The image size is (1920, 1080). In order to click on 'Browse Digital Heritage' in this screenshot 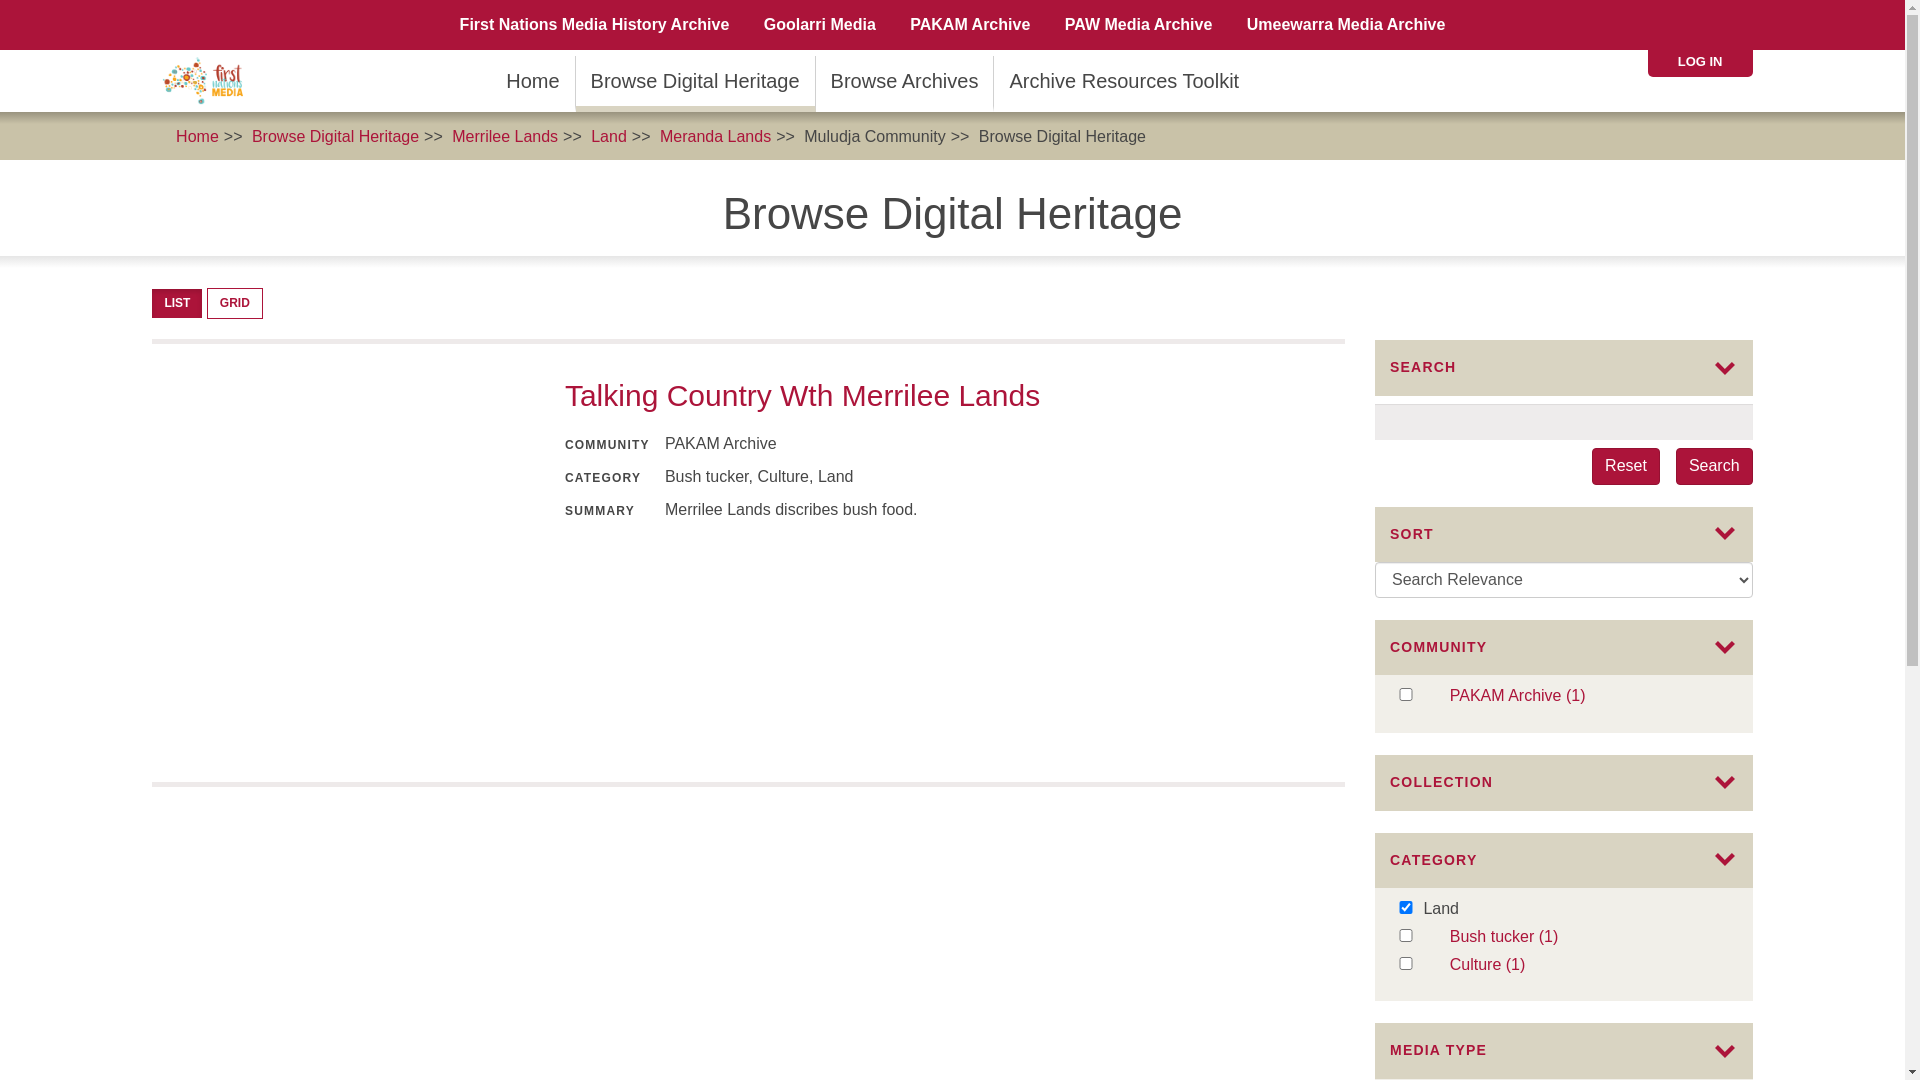, I will do `click(335, 135)`.